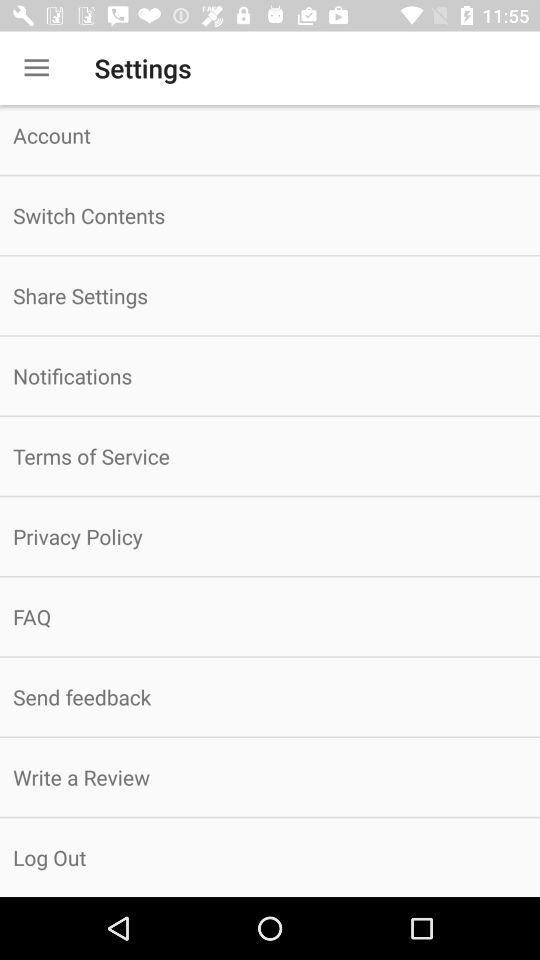 This screenshot has width=540, height=960. Describe the element at coordinates (270, 215) in the screenshot. I see `item above the share settings item` at that location.